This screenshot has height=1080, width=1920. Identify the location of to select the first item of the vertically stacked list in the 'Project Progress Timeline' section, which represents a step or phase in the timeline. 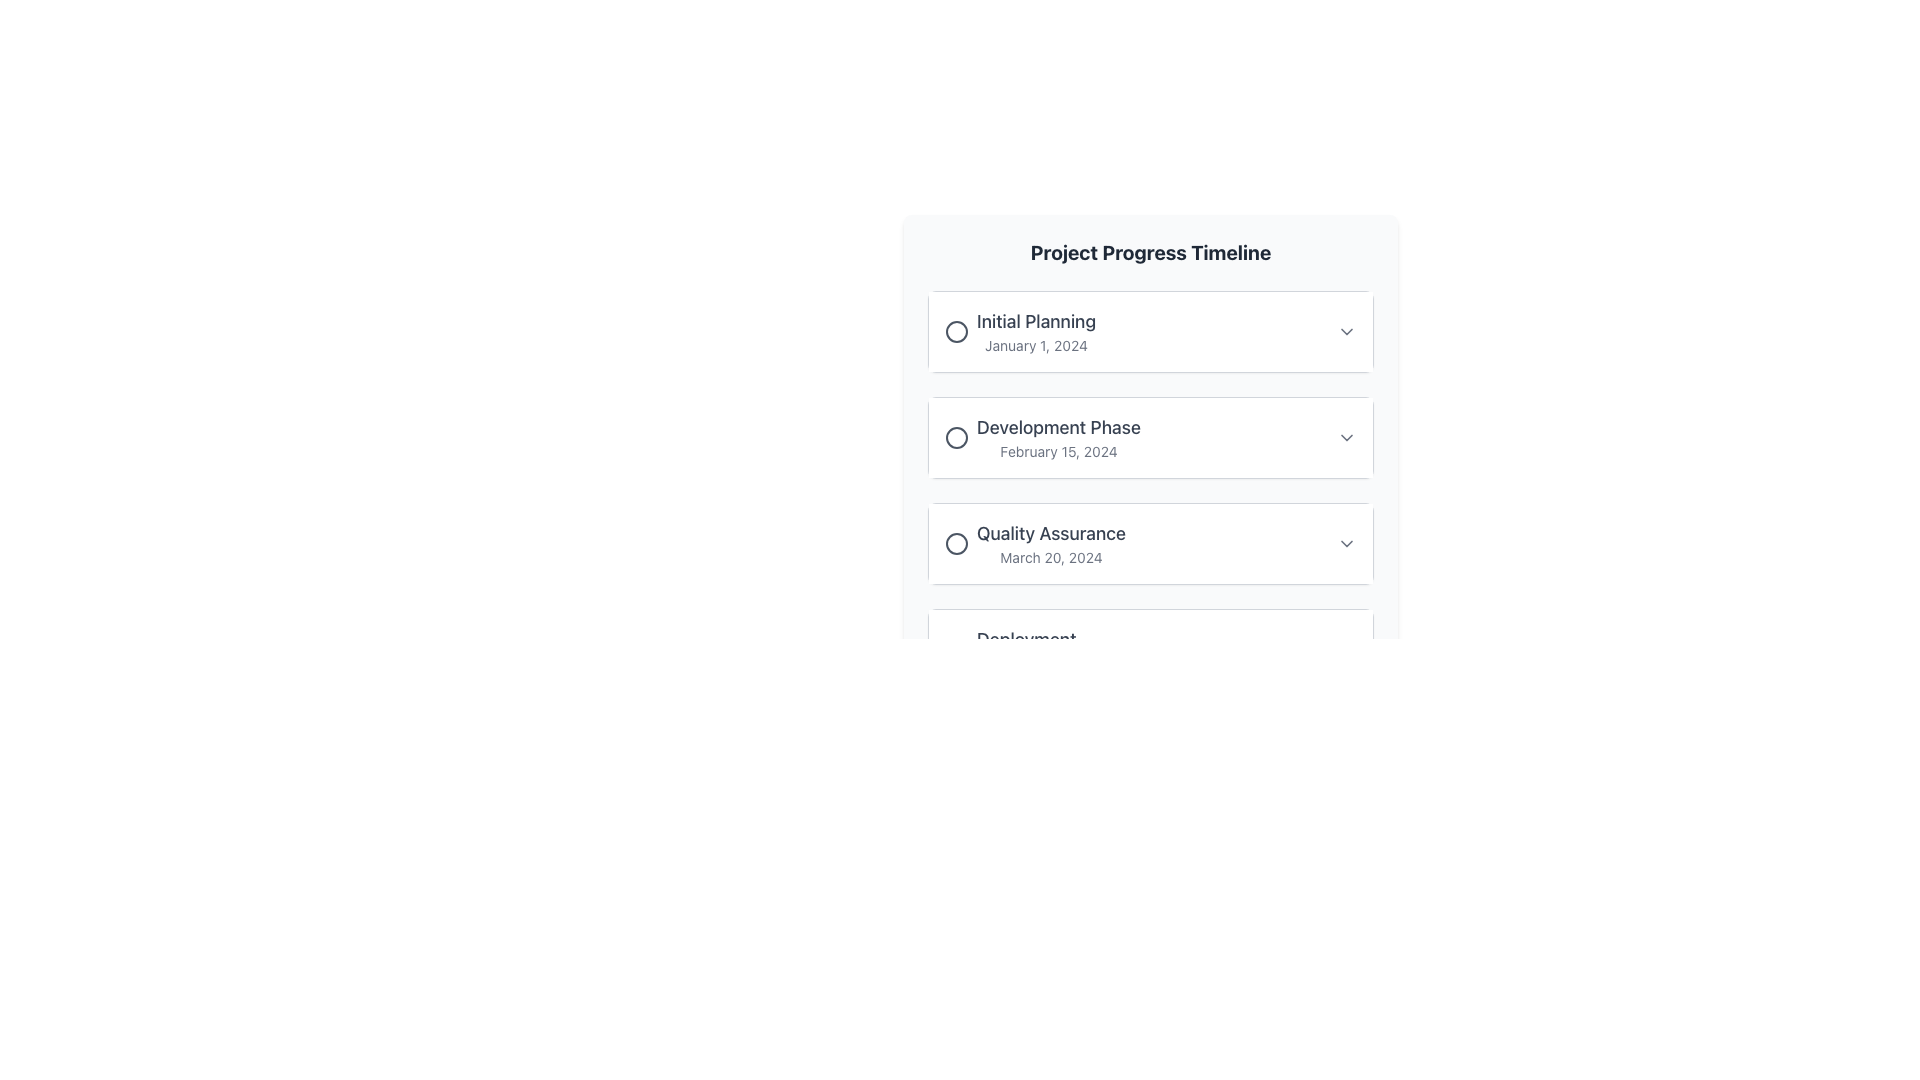
(1151, 330).